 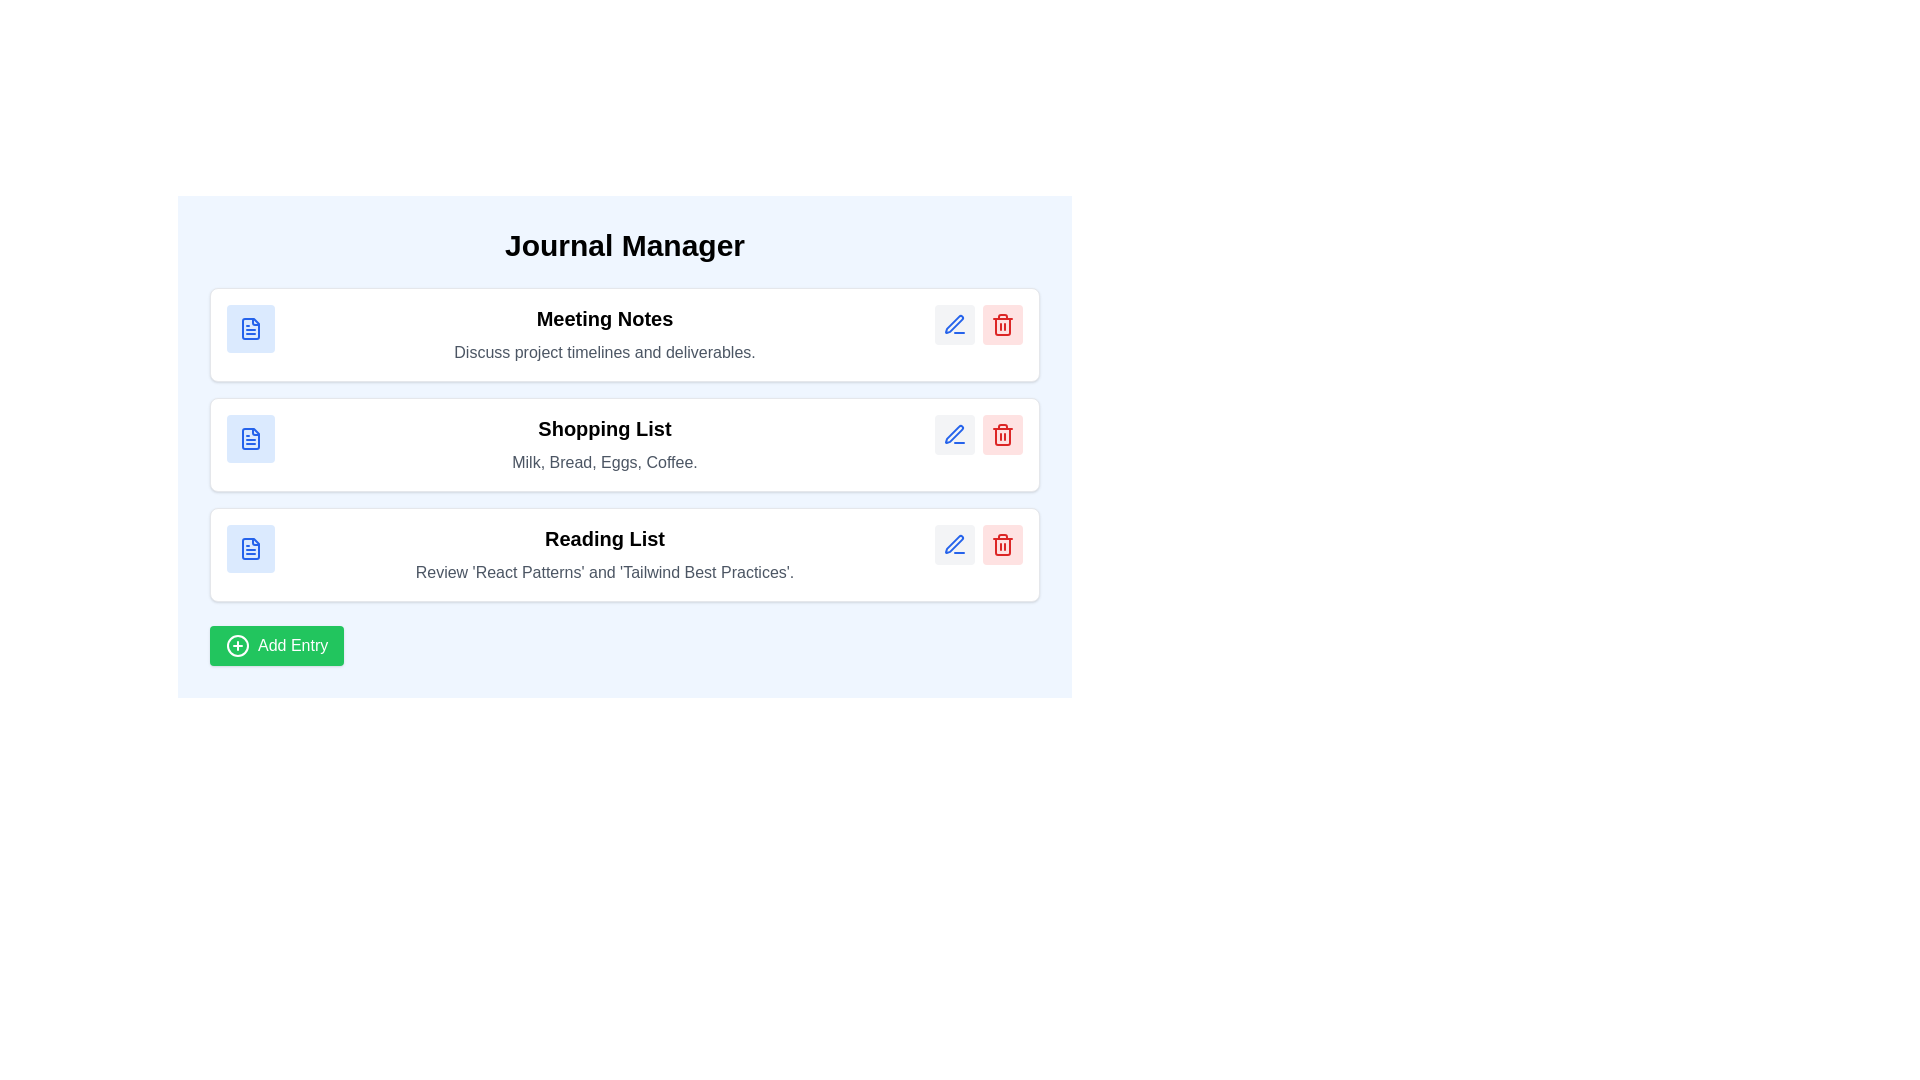 I want to click on text of the header indicating the title 'Shopping List', which is the second entry in the list, located below 'Meeting Notes' and above 'Reading List', so click(x=603, y=427).